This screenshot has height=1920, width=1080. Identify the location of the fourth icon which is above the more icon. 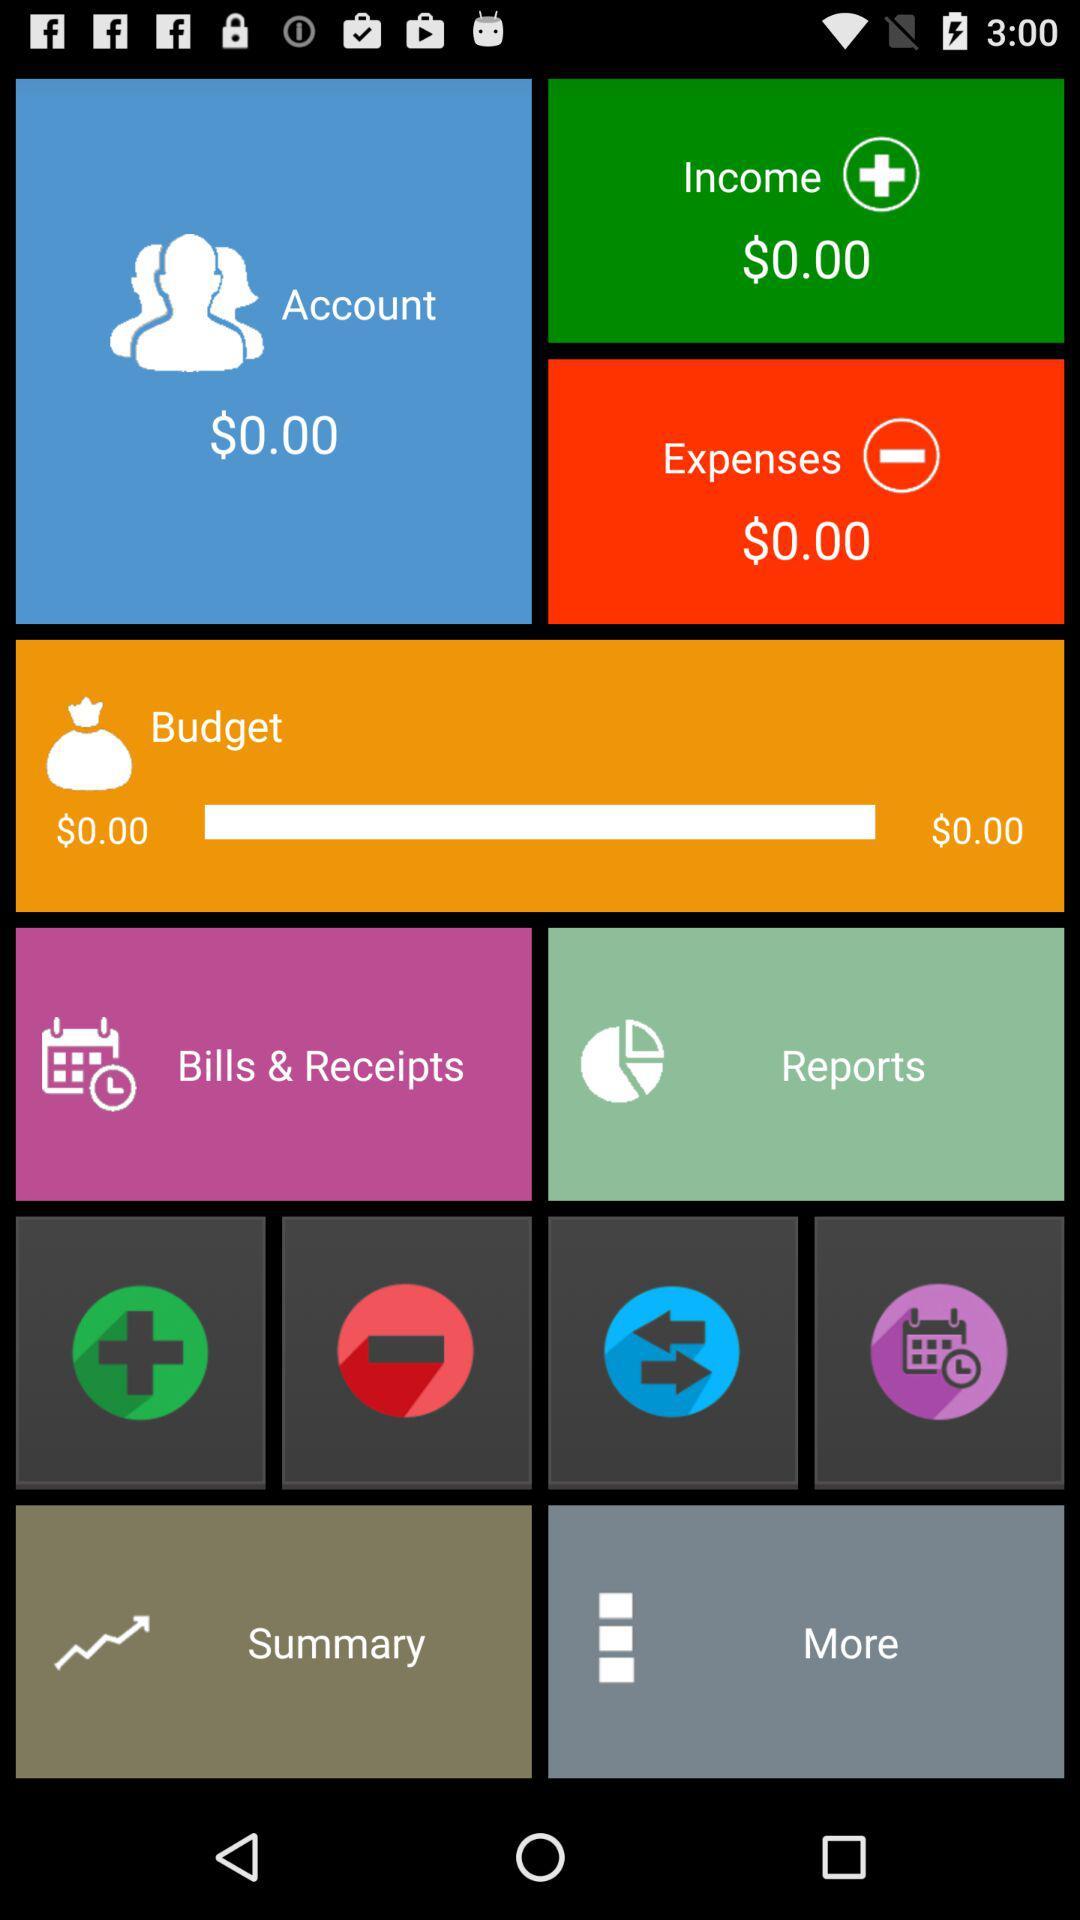
(939, 1353).